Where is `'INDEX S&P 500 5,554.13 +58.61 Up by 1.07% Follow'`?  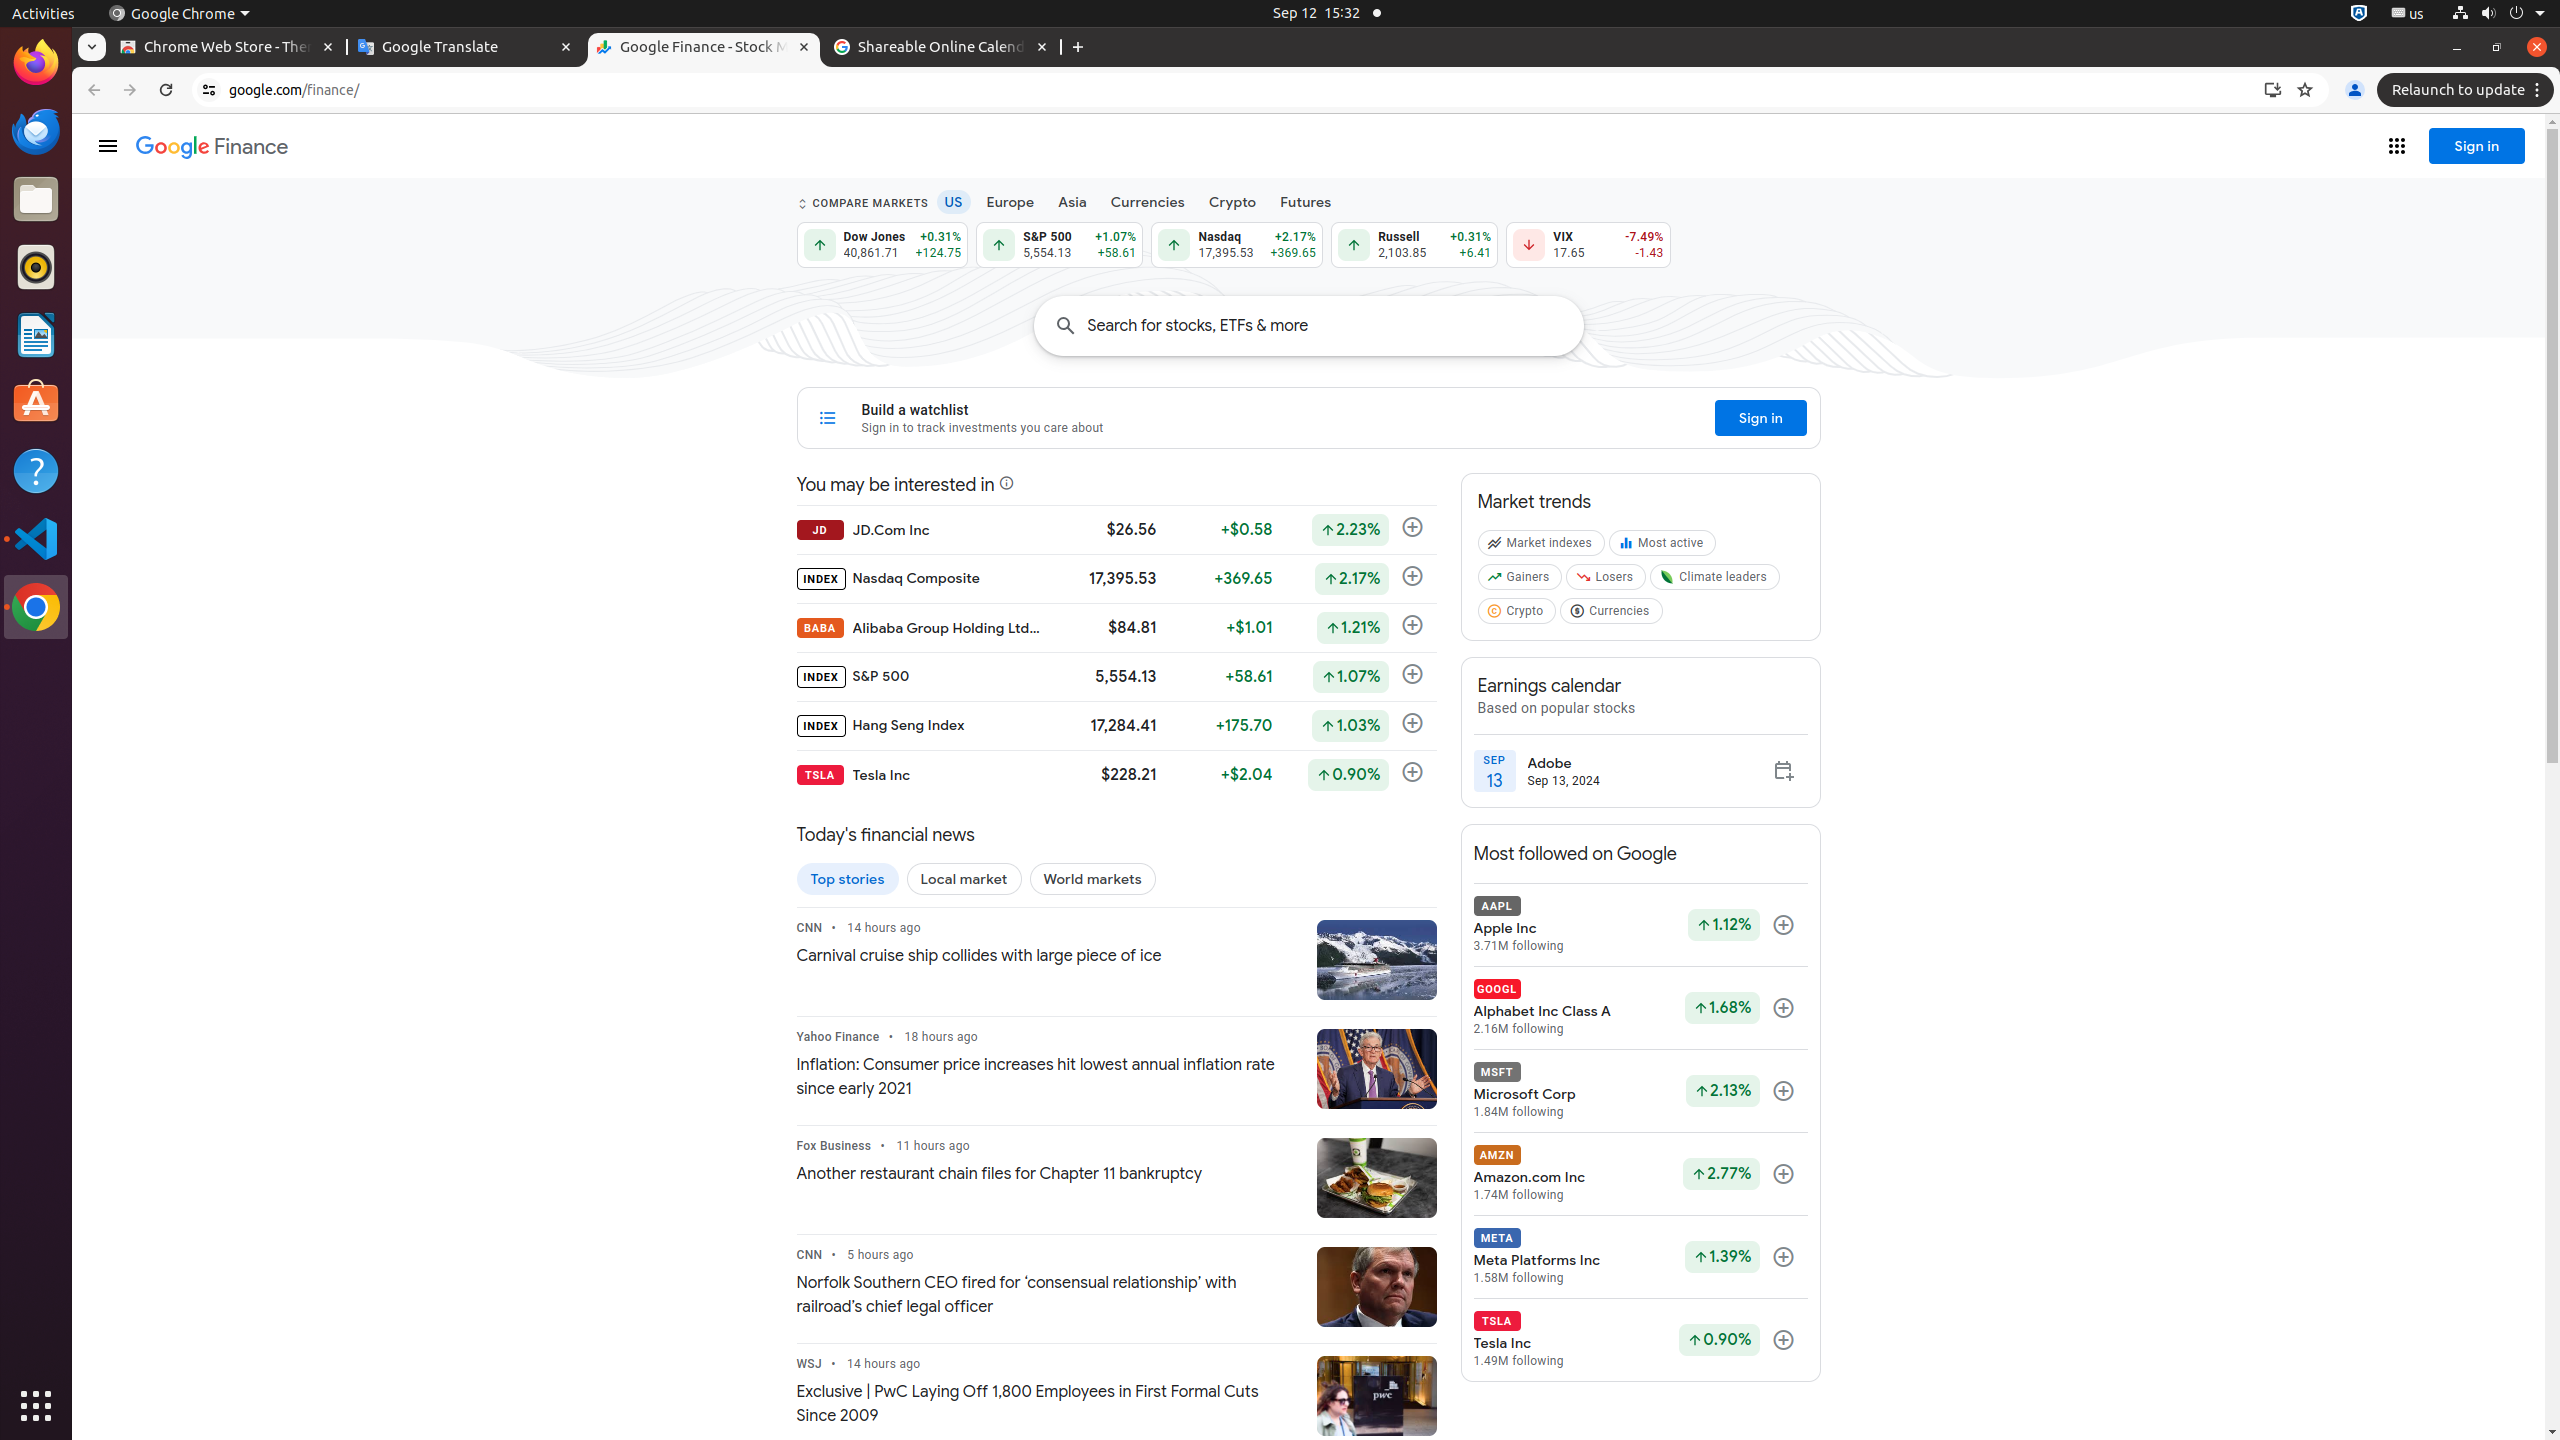
'INDEX S&P 500 5,554.13 +58.61 Up by 1.07% Follow' is located at coordinates (1116, 675).